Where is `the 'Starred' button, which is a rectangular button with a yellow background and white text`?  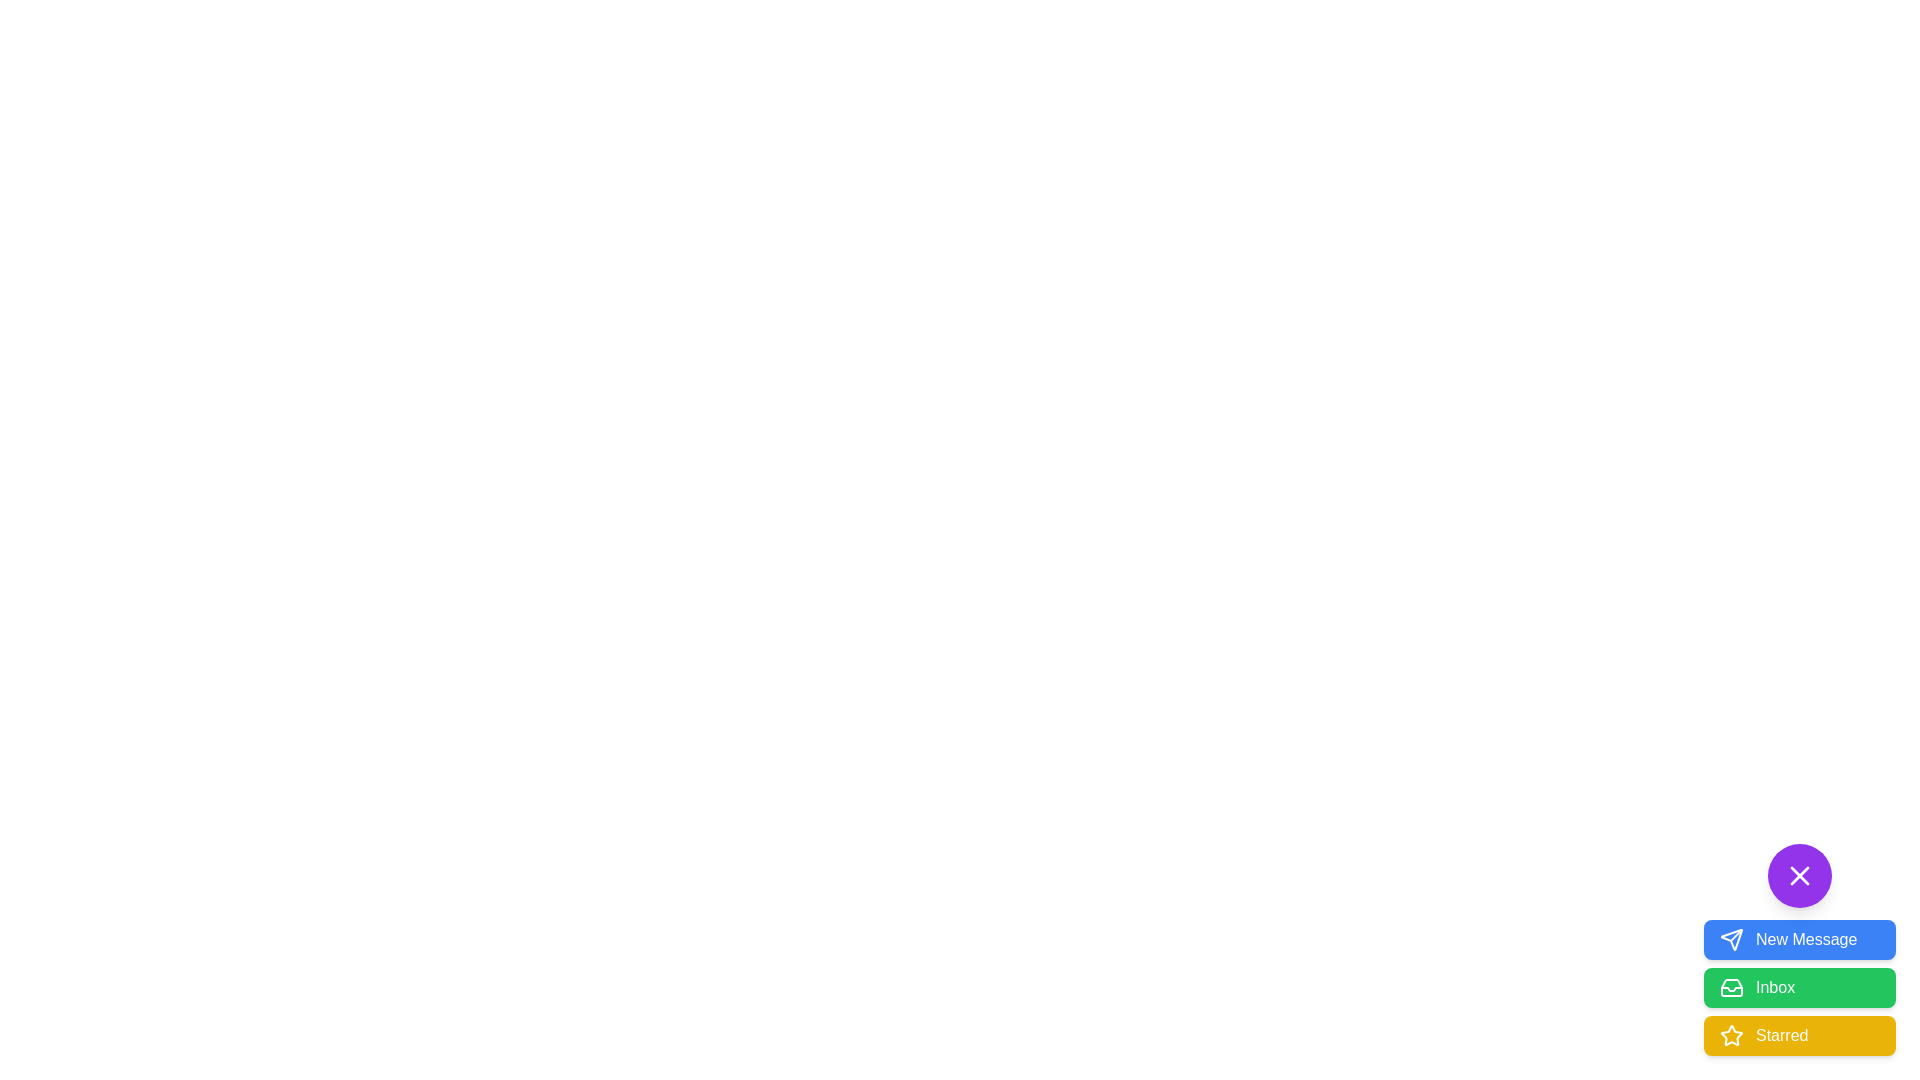
the 'Starred' button, which is a rectangular button with a yellow background and white text is located at coordinates (1800, 1035).